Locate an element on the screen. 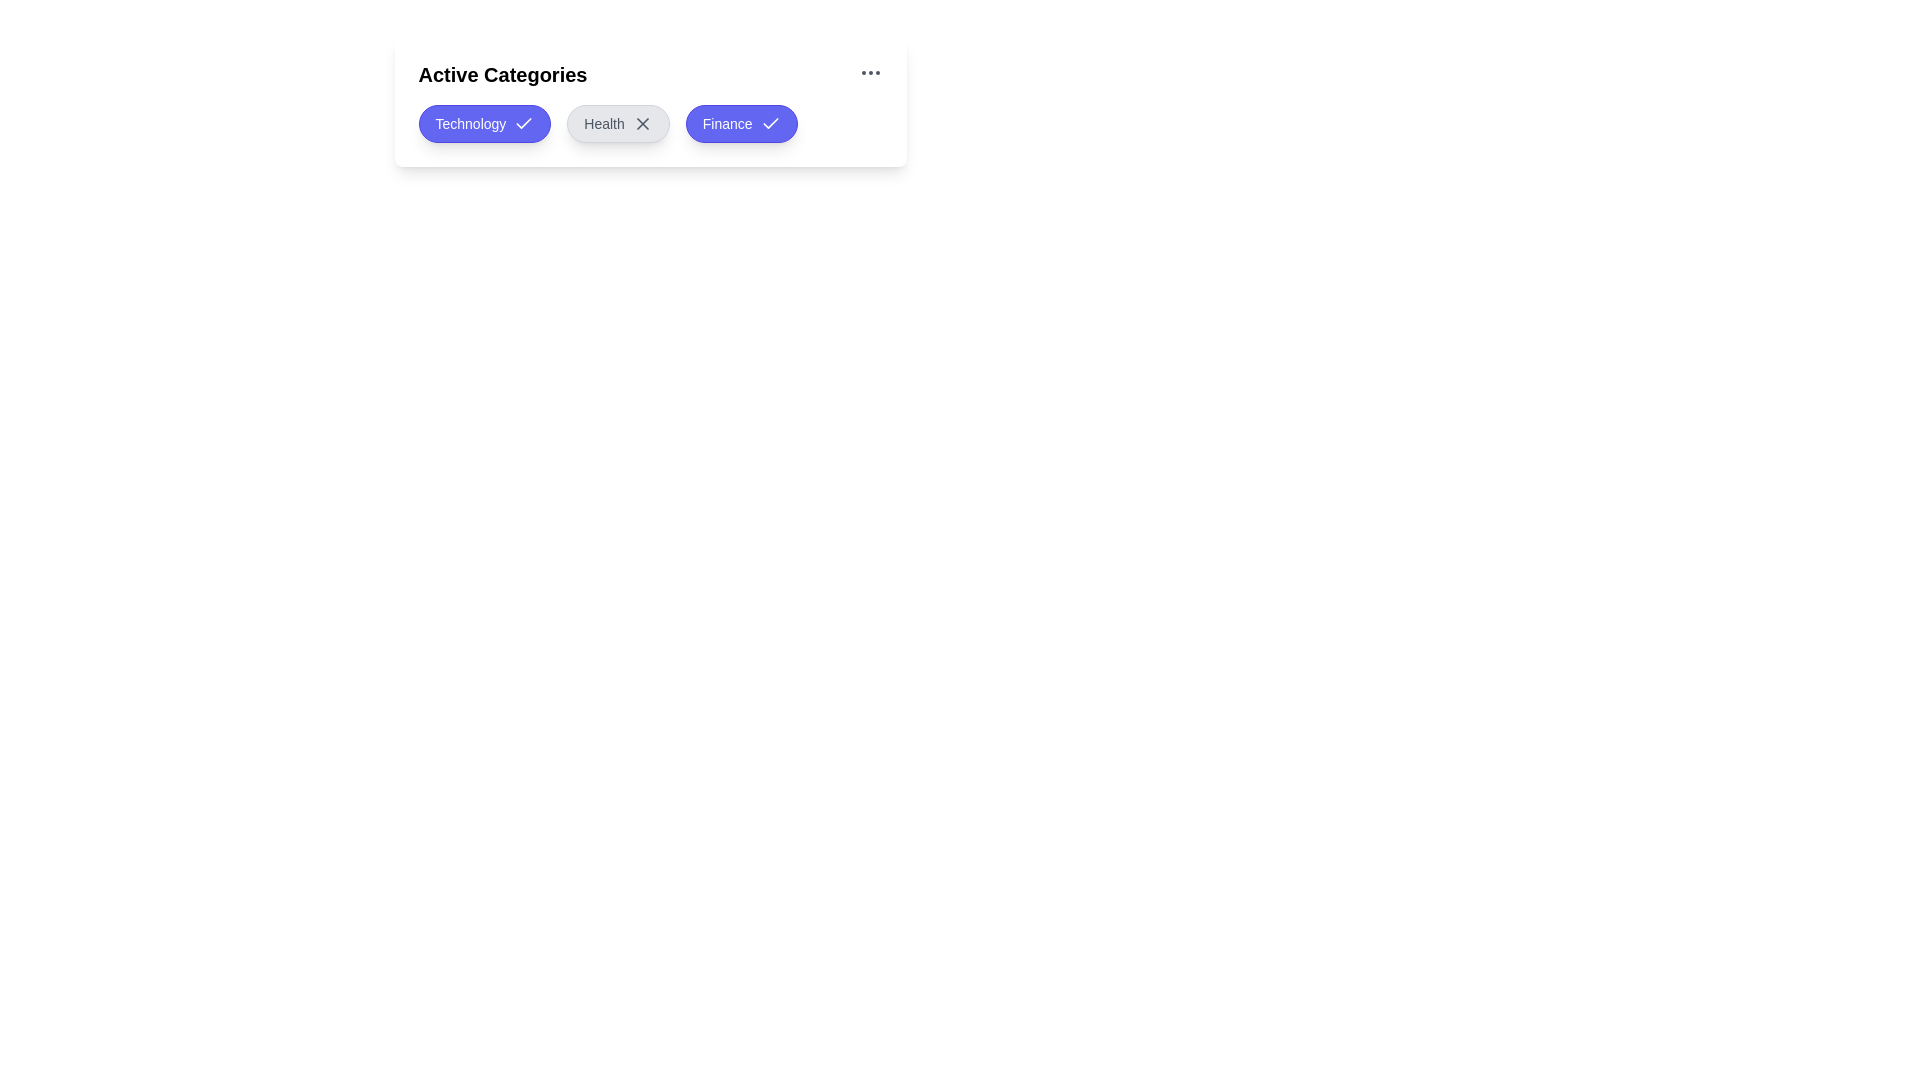 This screenshot has width=1920, height=1080. the Health chip to toggle its activation state is located at coordinates (617, 123).